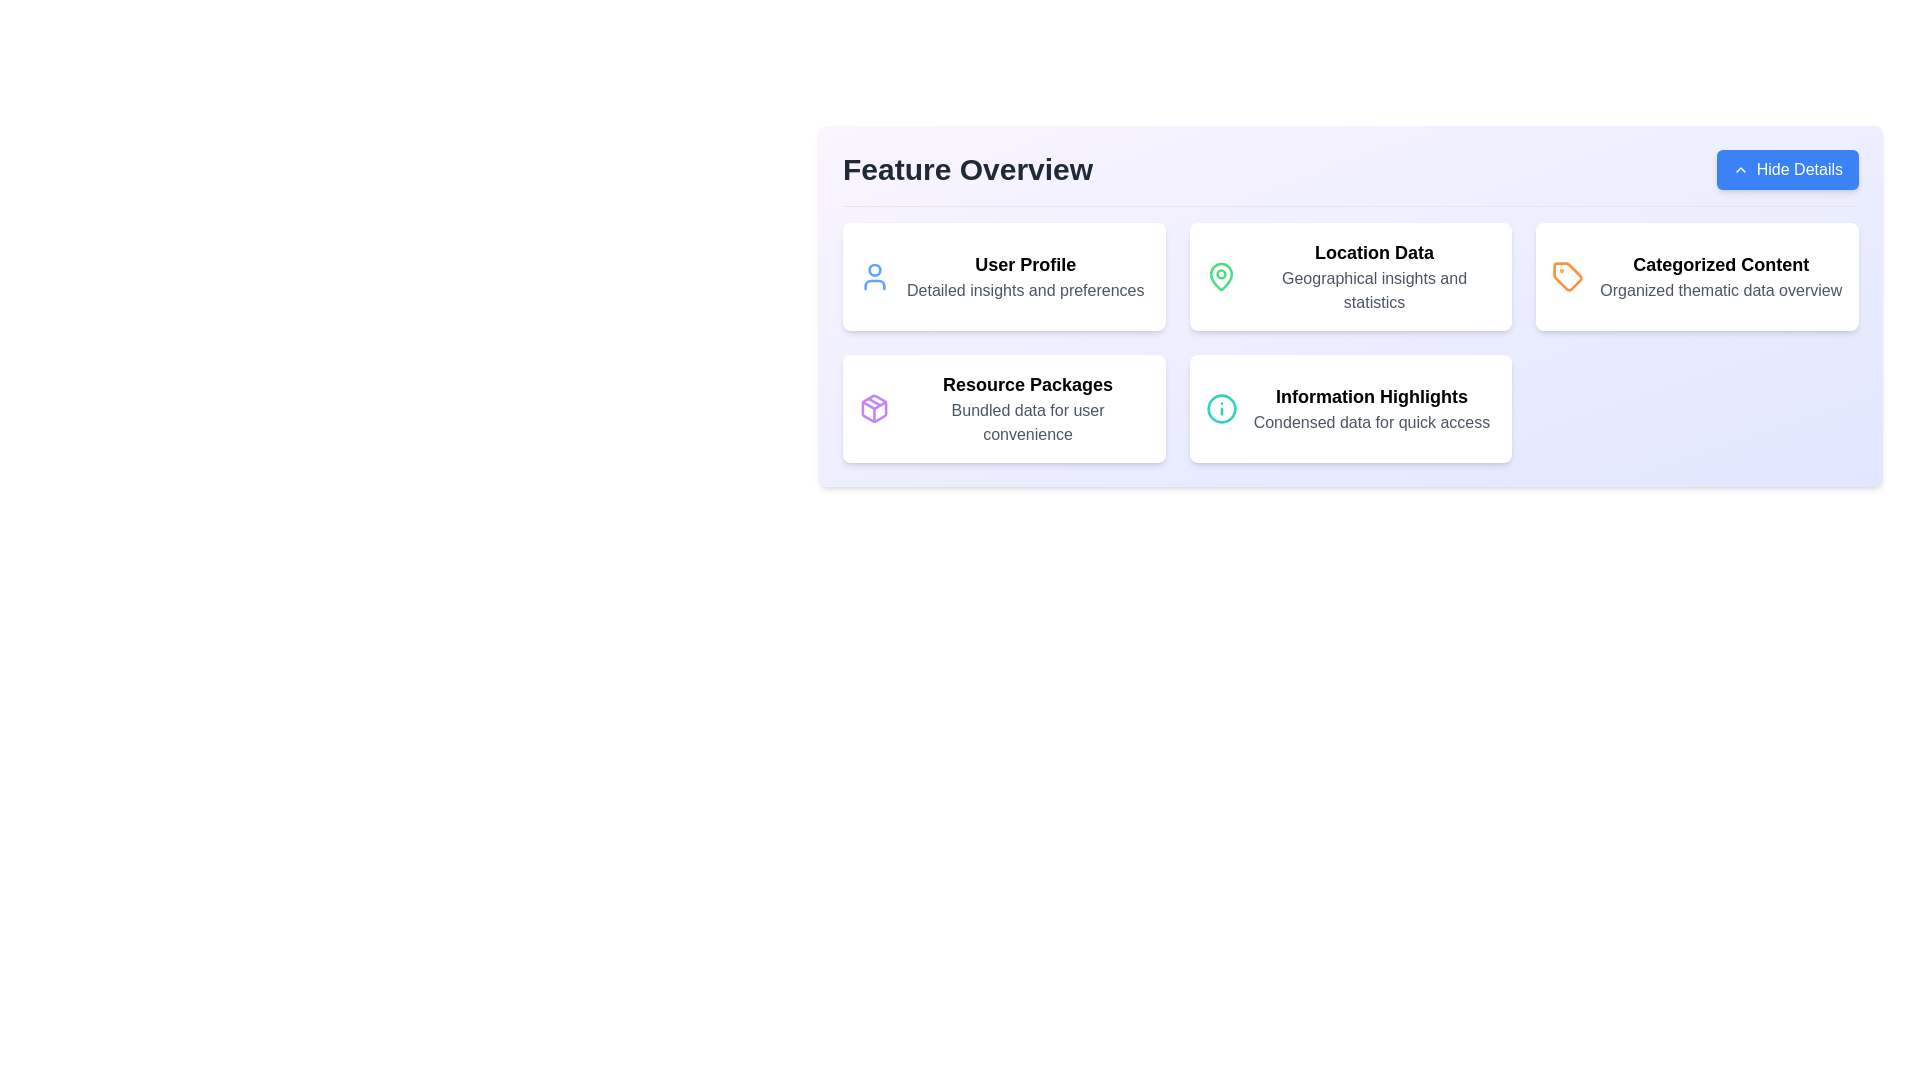  What do you see at coordinates (1567, 277) in the screenshot?
I see `the small orange tag icon located to the left of the 'Categorized Content' text within the 'Categorized Content' card as part of the card's visual identity` at bounding box center [1567, 277].